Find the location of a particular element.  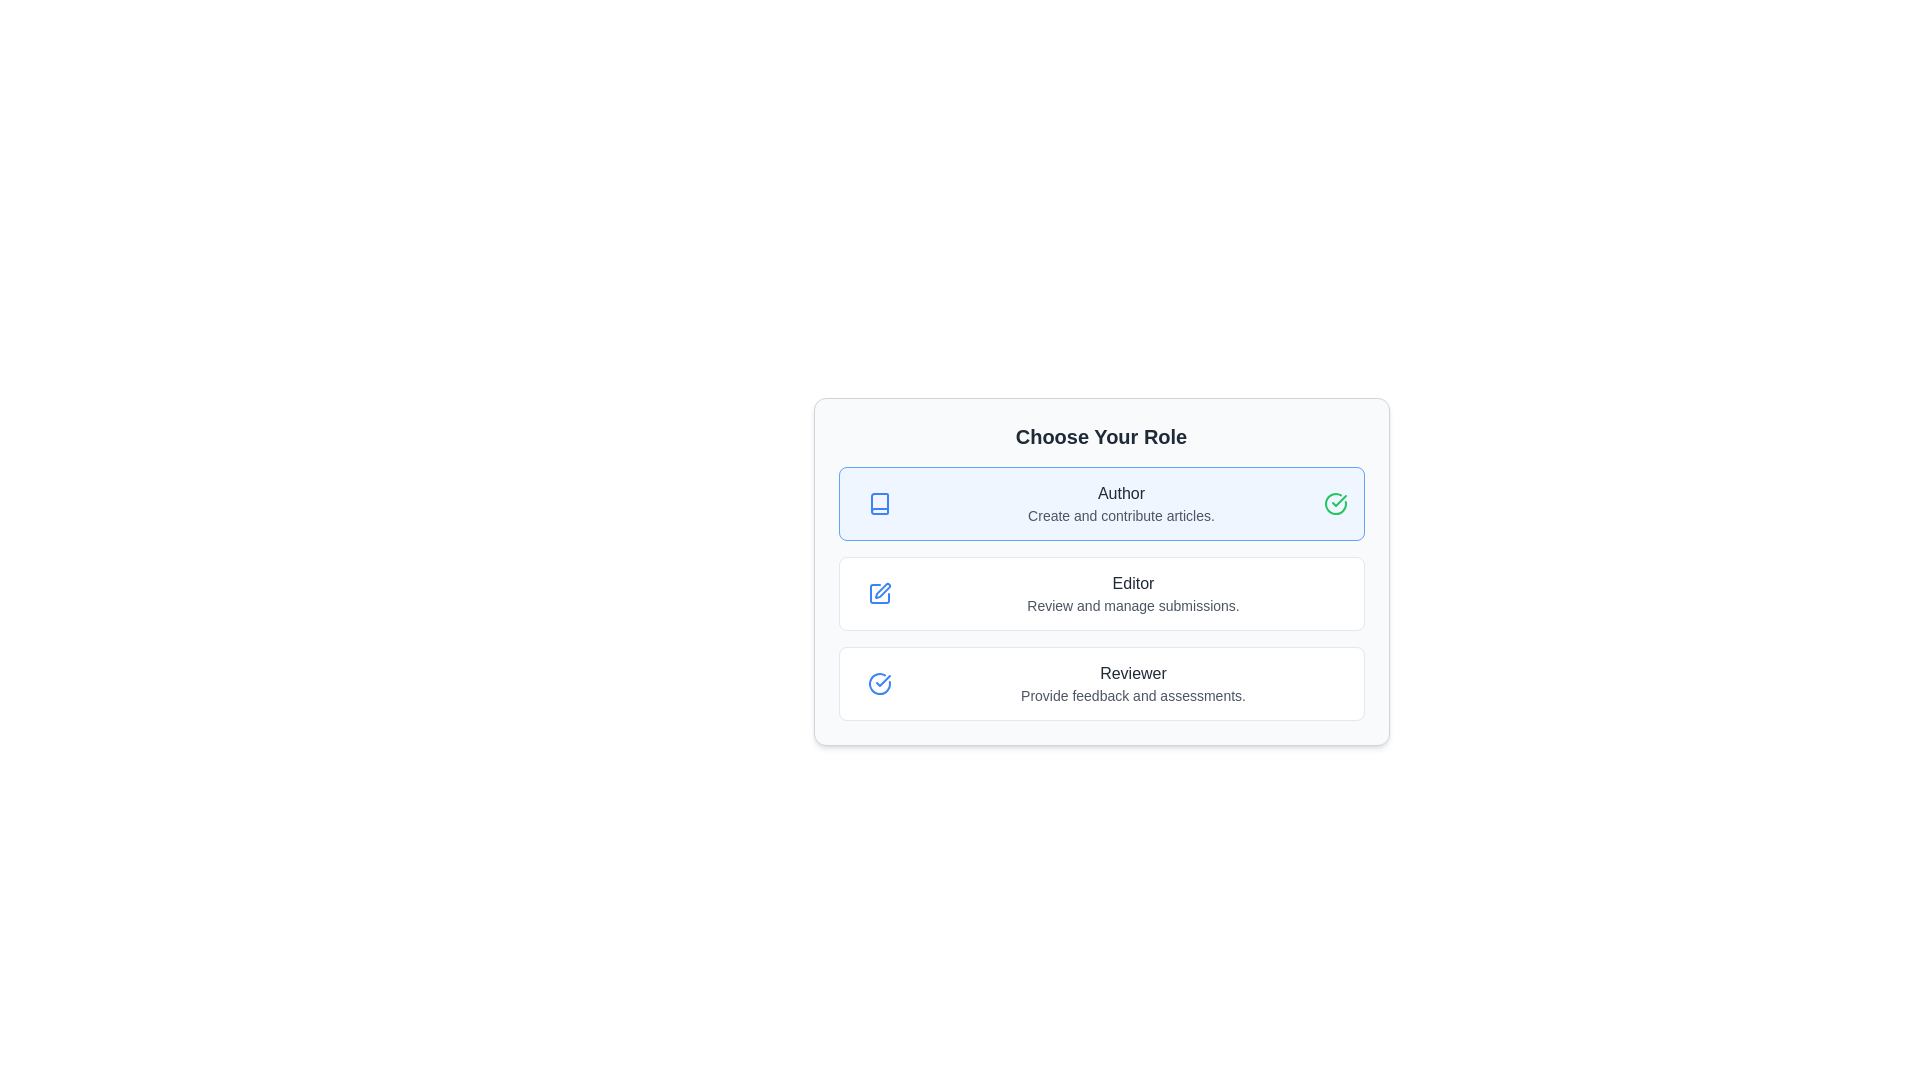

the descriptive subtitle text for the 'Author' role option, which is centrally positioned under the 'Author' label in the white panel is located at coordinates (1121, 515).